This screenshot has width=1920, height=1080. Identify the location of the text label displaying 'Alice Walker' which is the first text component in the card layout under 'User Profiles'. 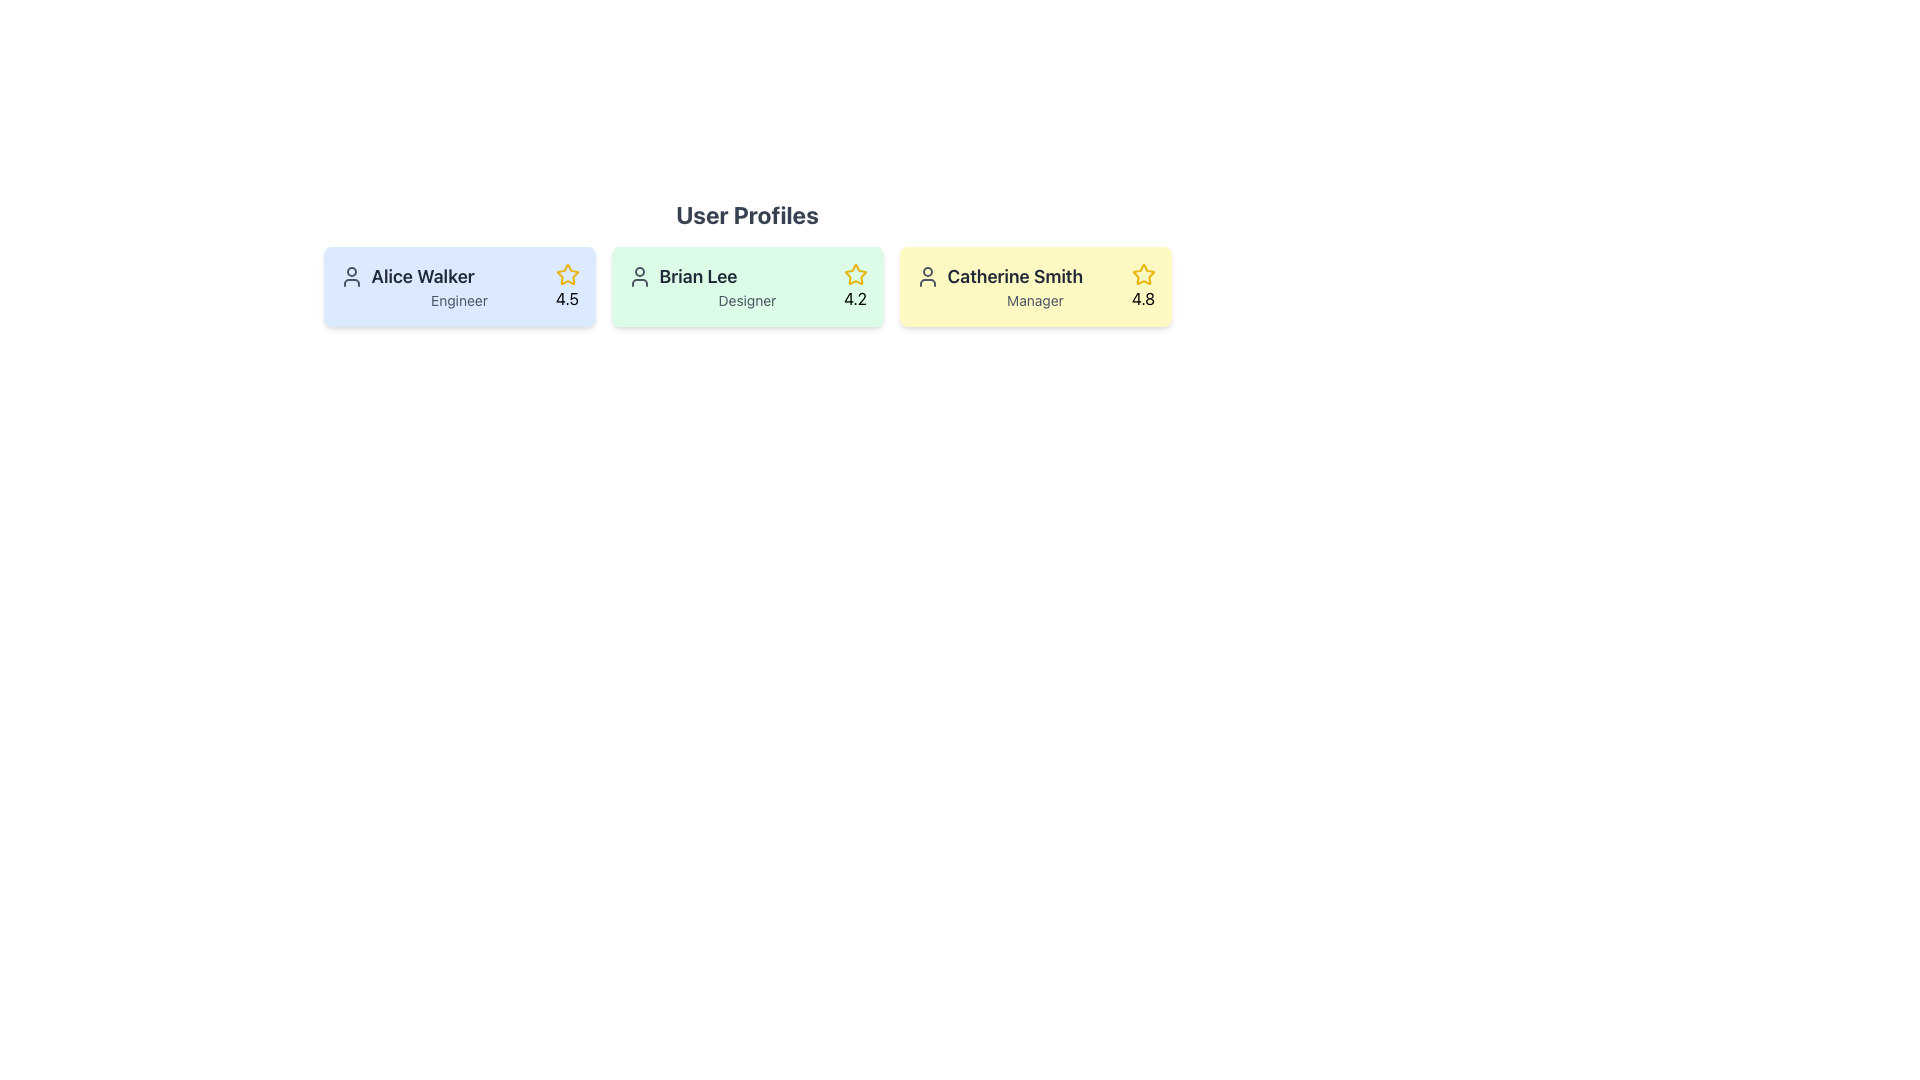
(458, 277).